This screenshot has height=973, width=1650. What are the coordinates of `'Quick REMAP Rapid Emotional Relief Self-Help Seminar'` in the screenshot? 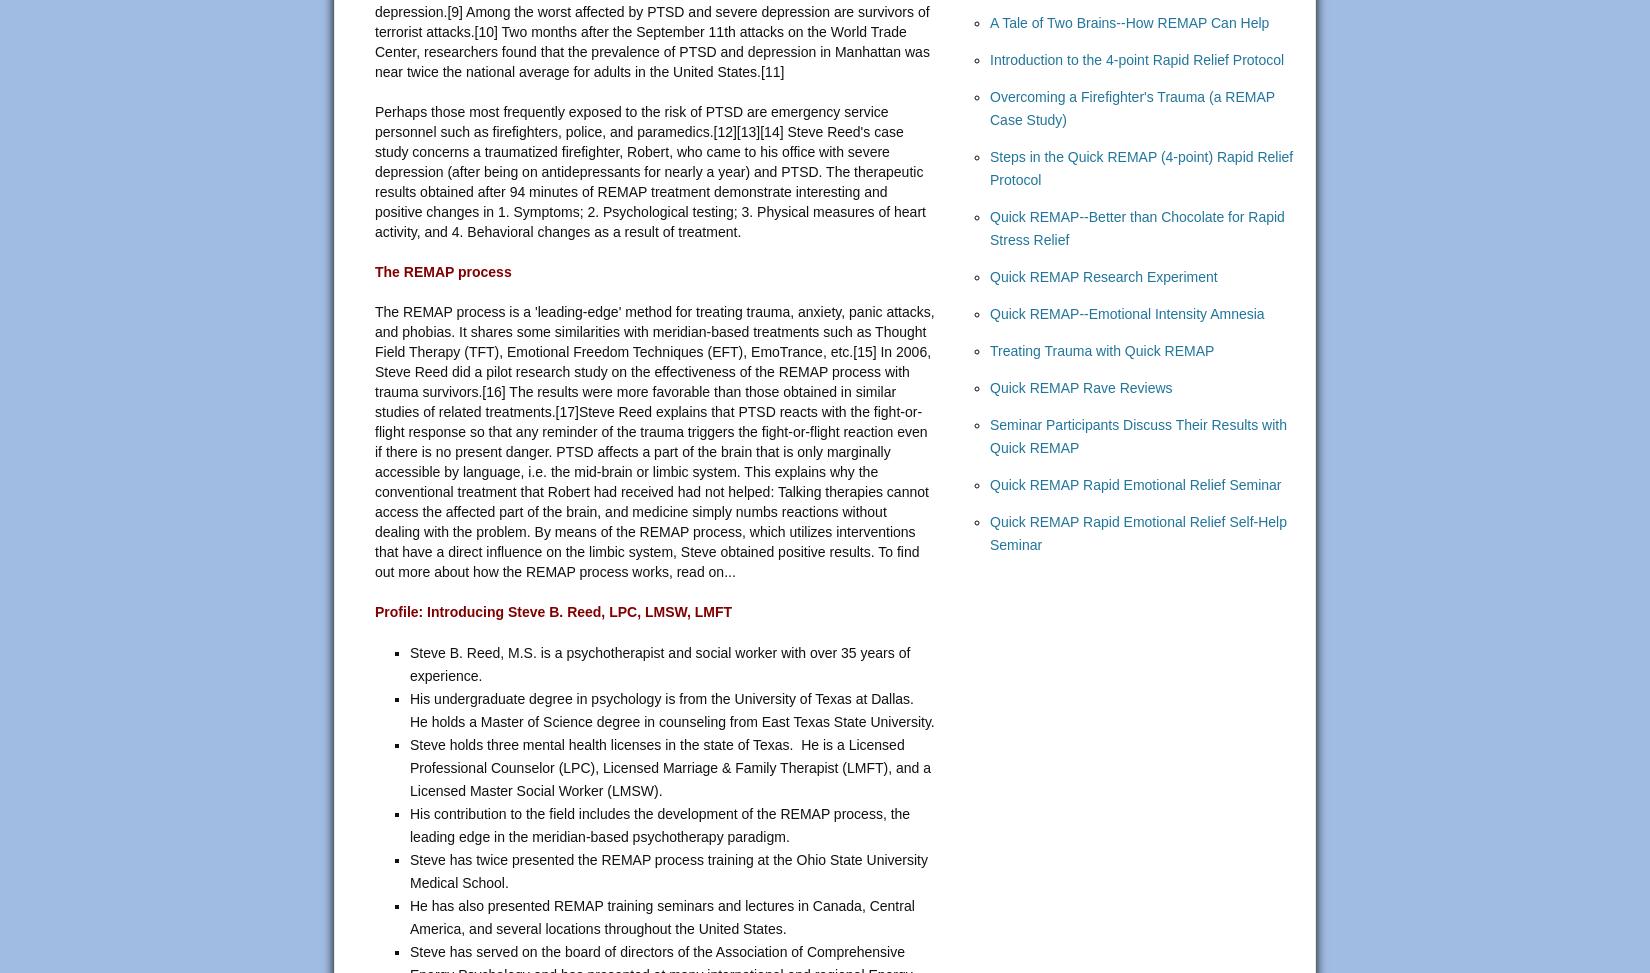 It's located at (990, 532).